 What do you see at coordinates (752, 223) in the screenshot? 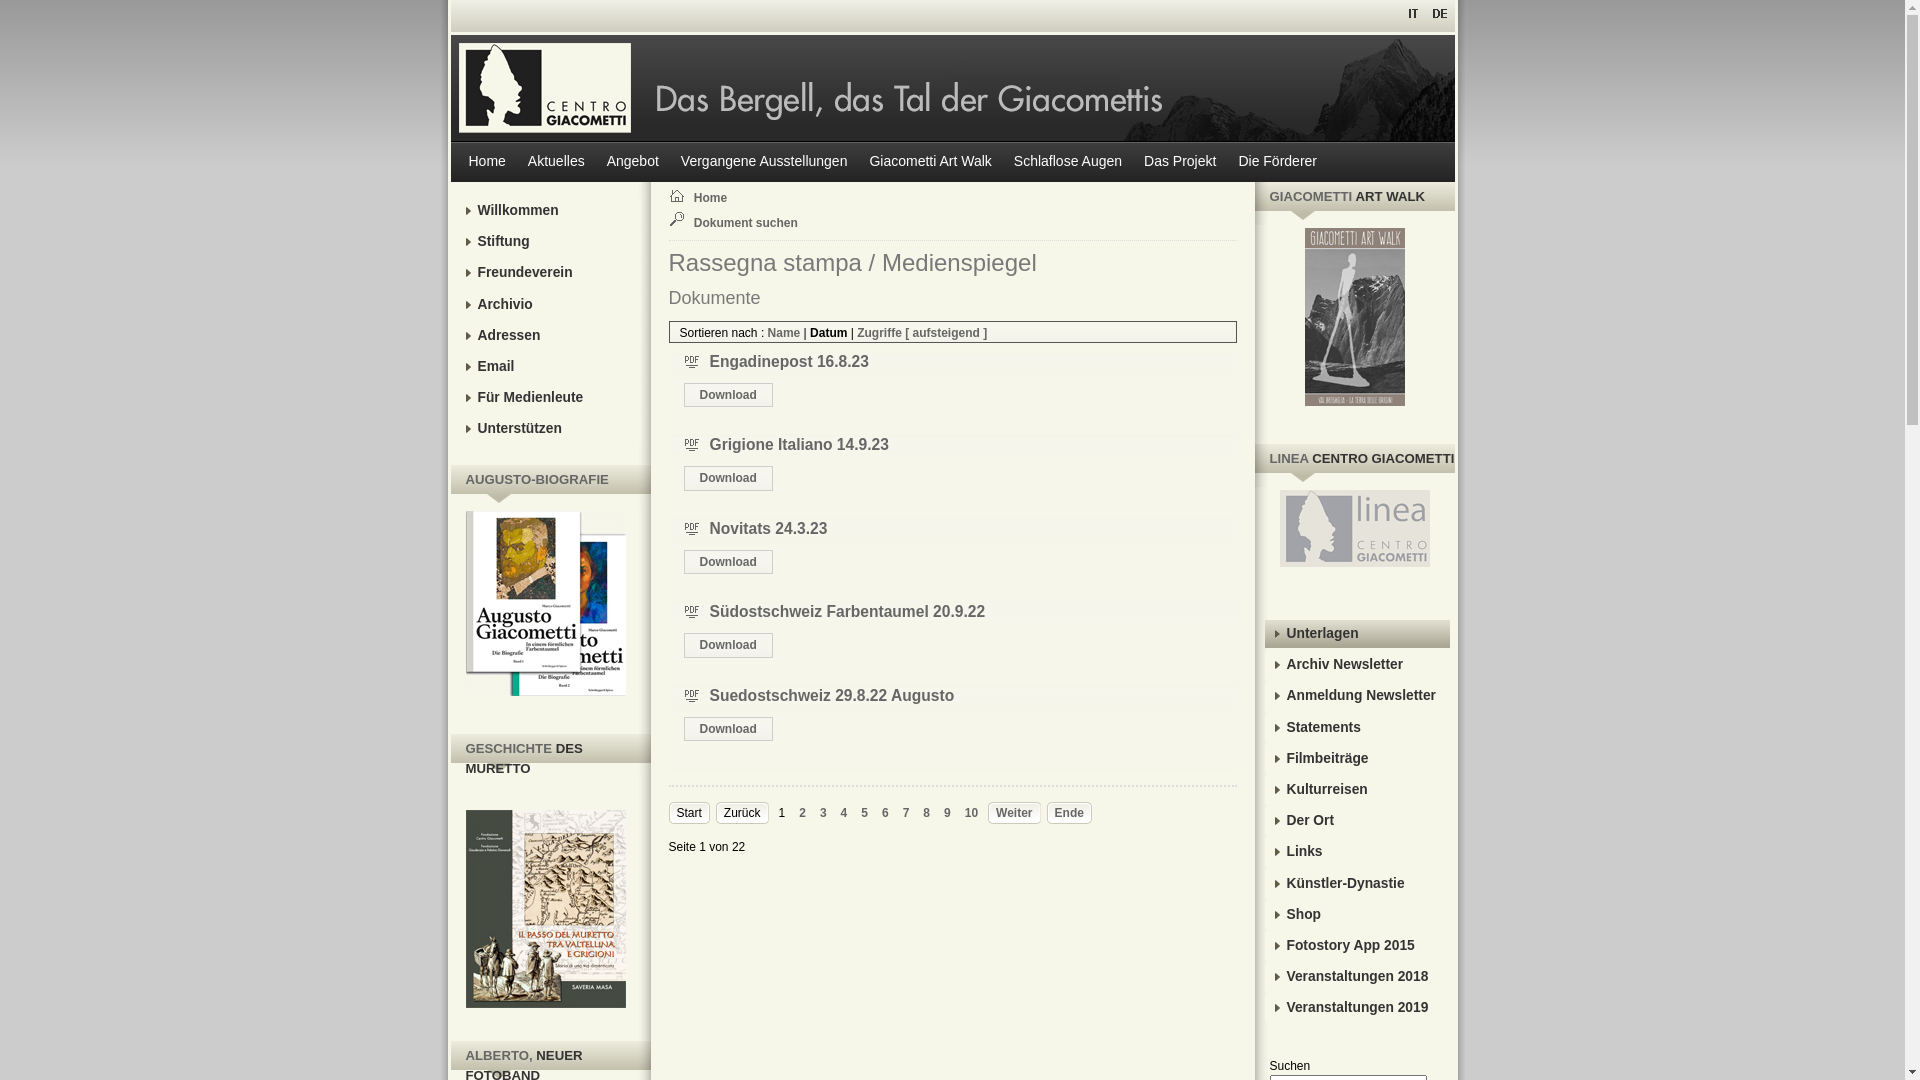
I see `'Dokument suchen'` at bounding box center [752, 223].